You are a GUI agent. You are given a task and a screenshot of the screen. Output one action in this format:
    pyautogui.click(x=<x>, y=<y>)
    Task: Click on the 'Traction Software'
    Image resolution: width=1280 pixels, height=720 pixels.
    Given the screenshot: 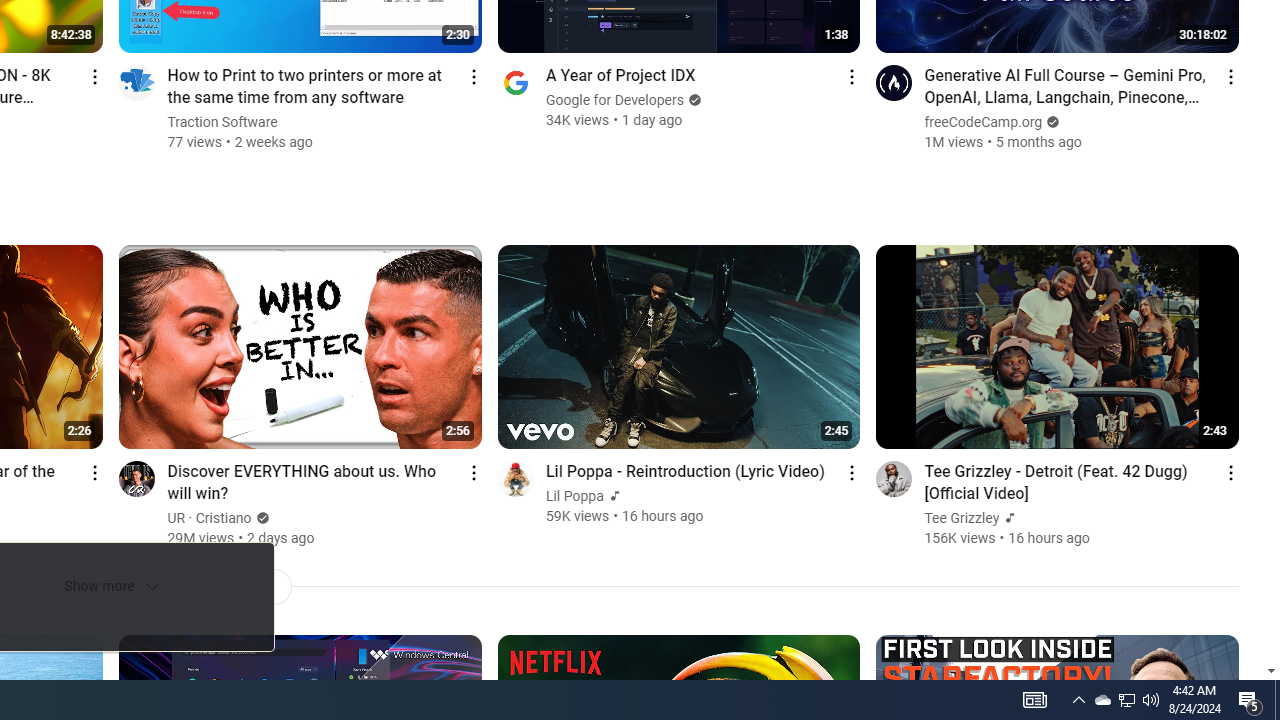 What is the action you would take?
    pyautogui.click(x=223, y=122)
    